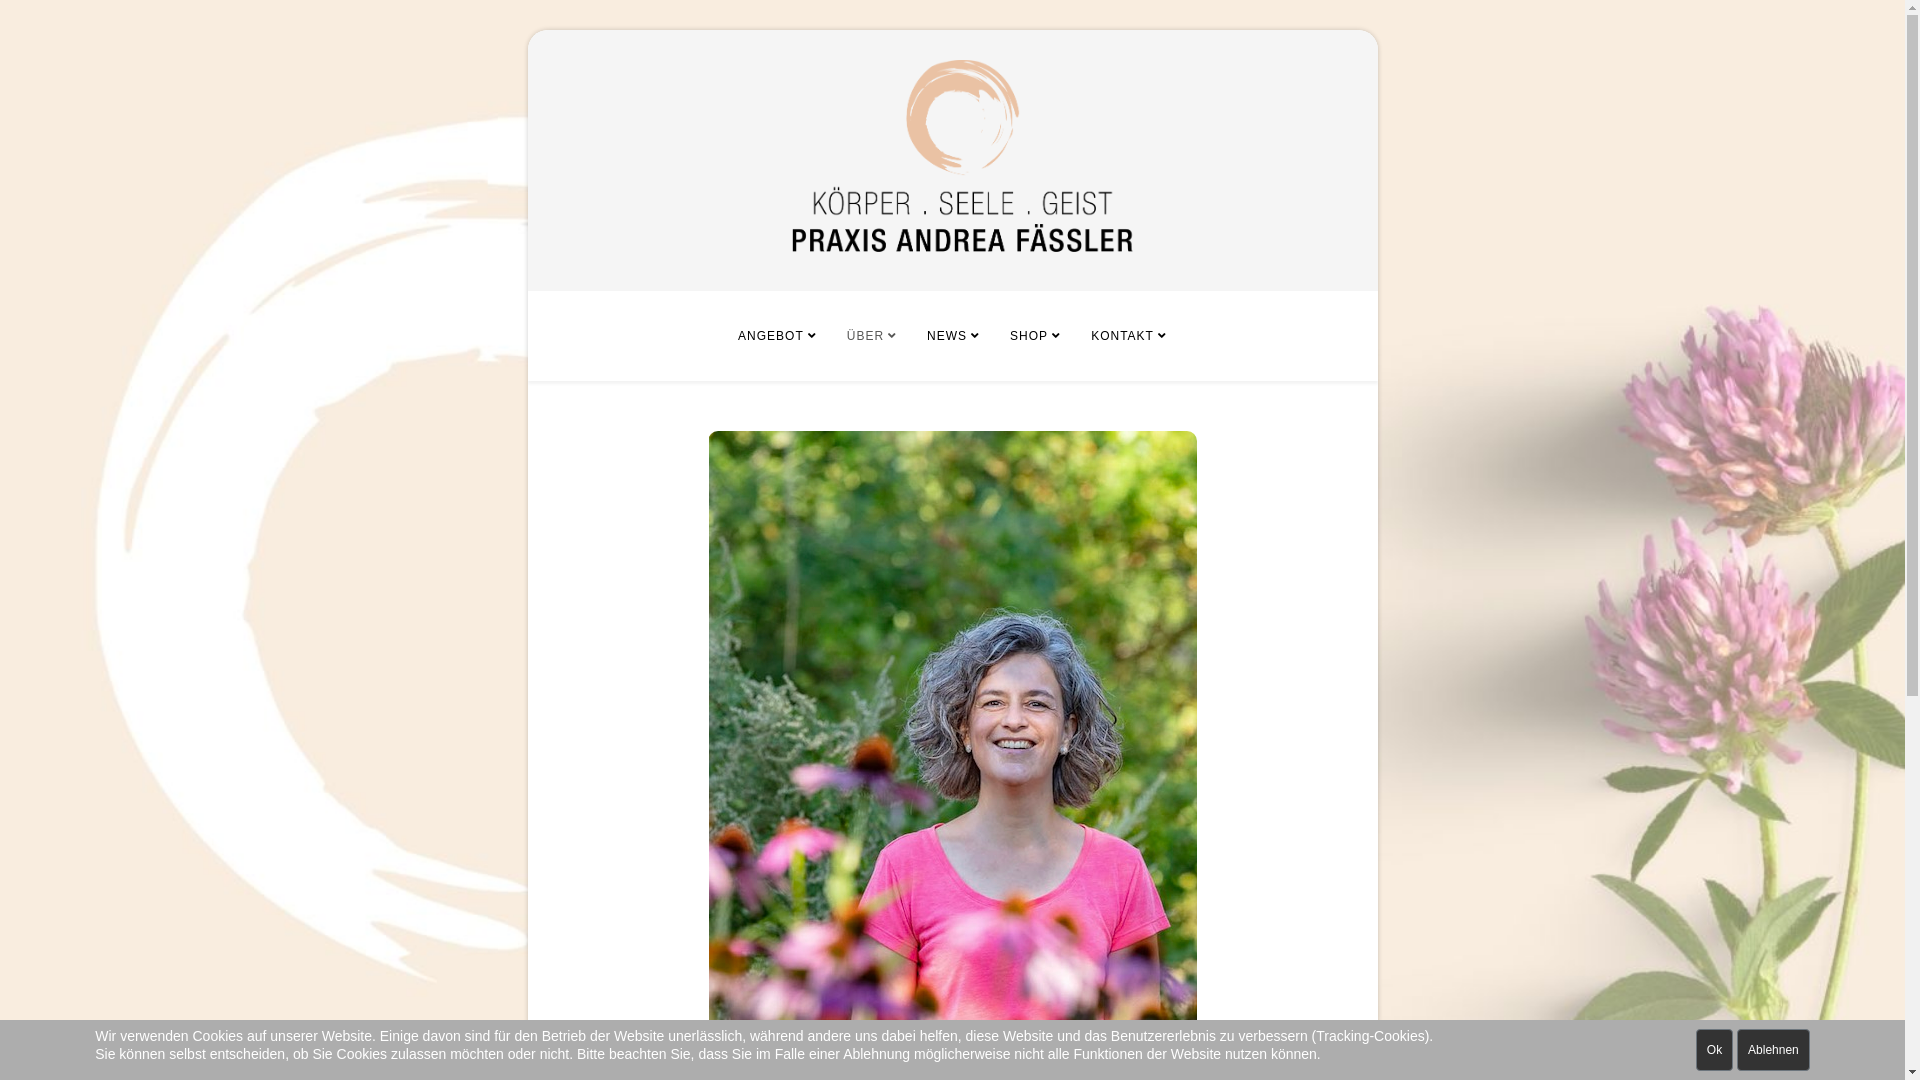 This screenshot has width=1920, height=1080. What do you see at coordinates (1035, 334) in the screenshot?
I see `'SHOP'` at bounding box center [1035, 334].